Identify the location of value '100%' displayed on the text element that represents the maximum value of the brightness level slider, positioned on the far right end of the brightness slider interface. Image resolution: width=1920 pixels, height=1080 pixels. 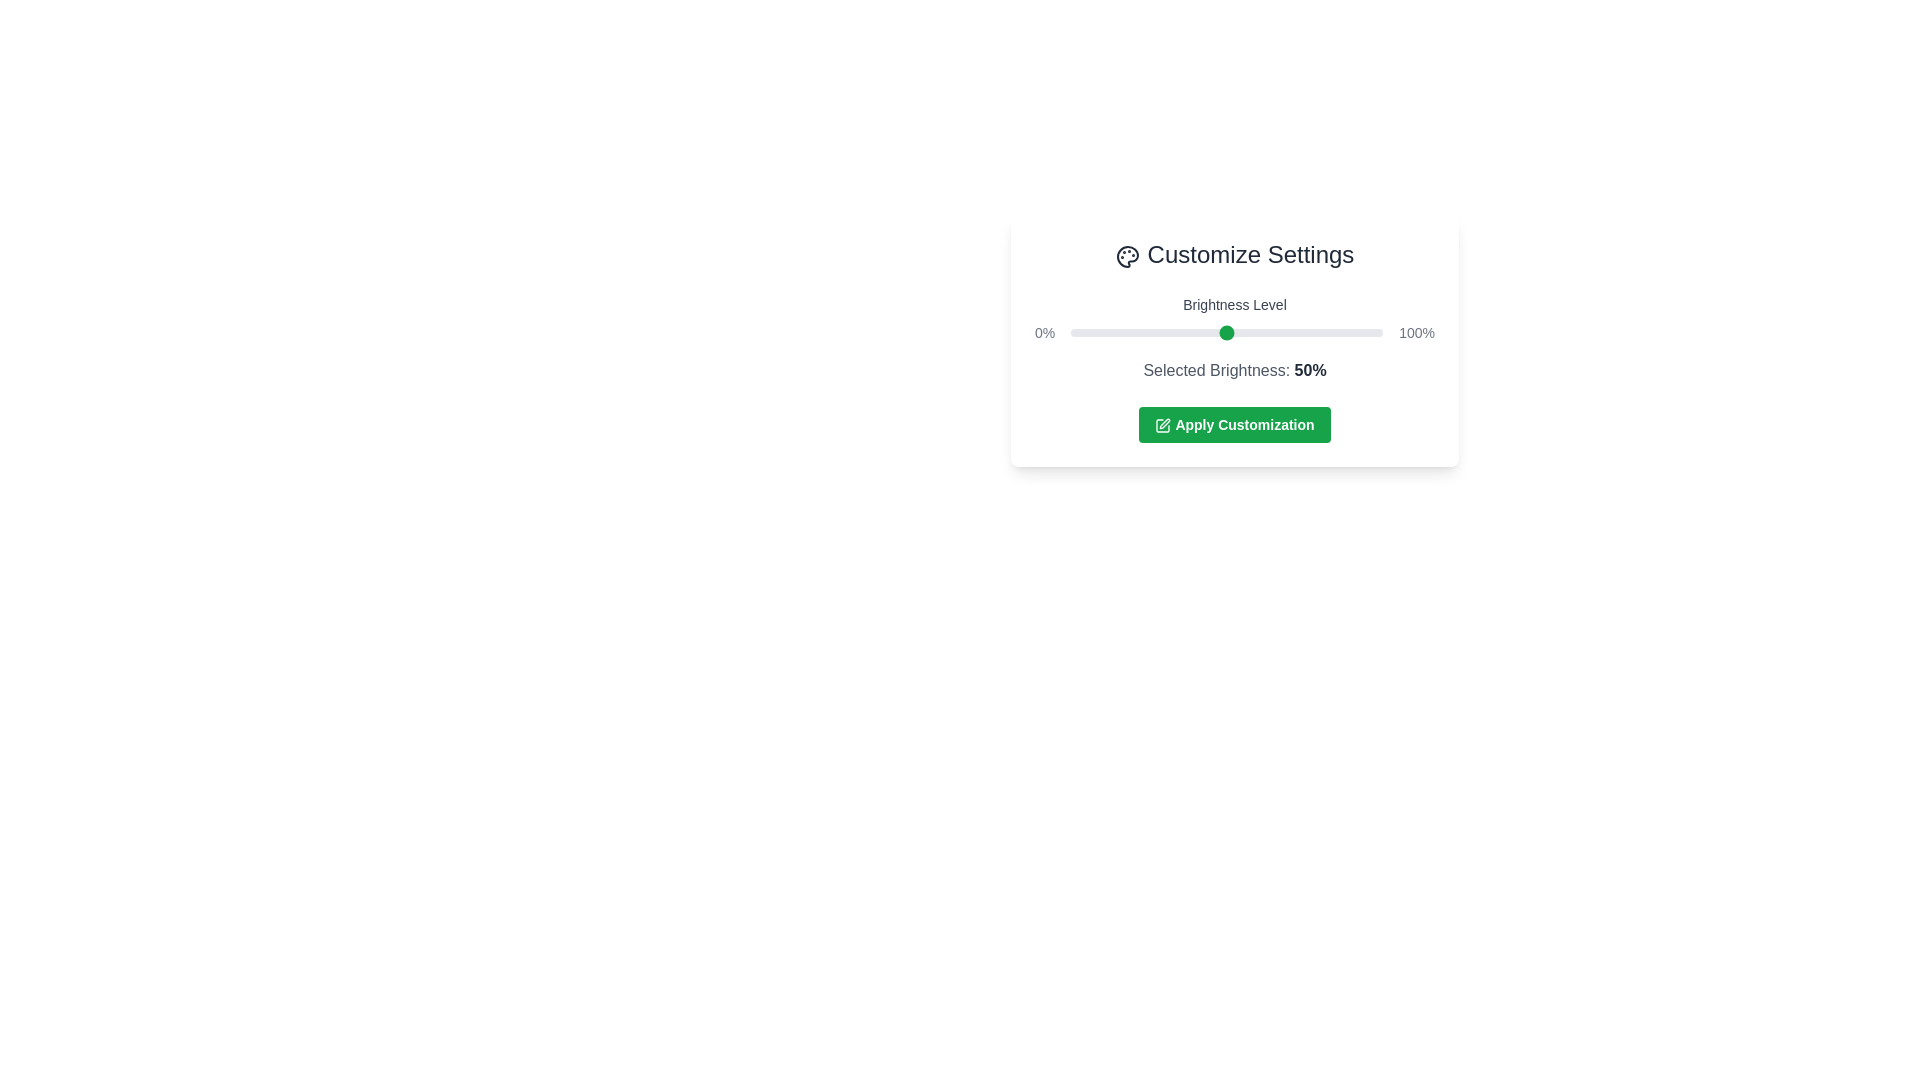
(1416, 331).